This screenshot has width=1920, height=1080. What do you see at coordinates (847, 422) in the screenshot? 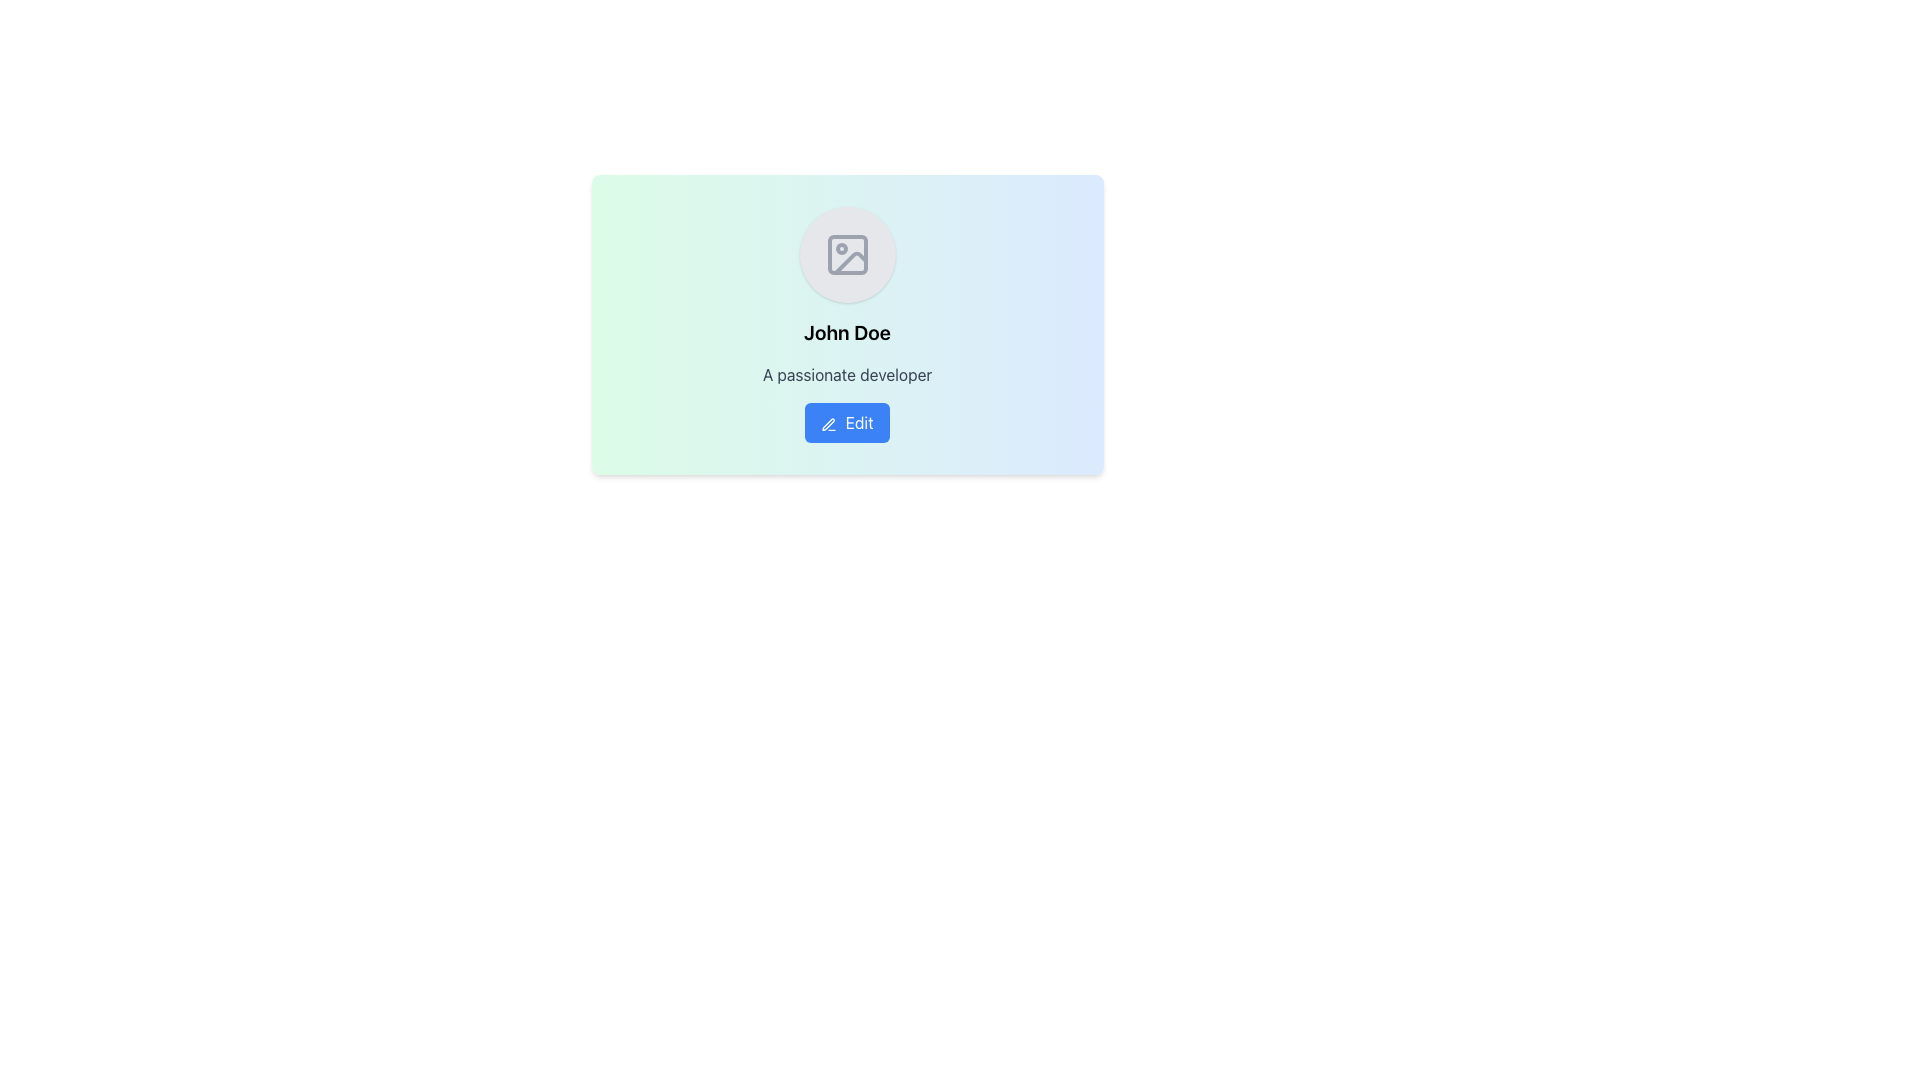
I see `the 'Edit' button, which is a rectangular button with white text on a blue background and a pen icon, located at the bottom of the card component beneath the text 'A passionate developer'` at bounding box center [847, 422].